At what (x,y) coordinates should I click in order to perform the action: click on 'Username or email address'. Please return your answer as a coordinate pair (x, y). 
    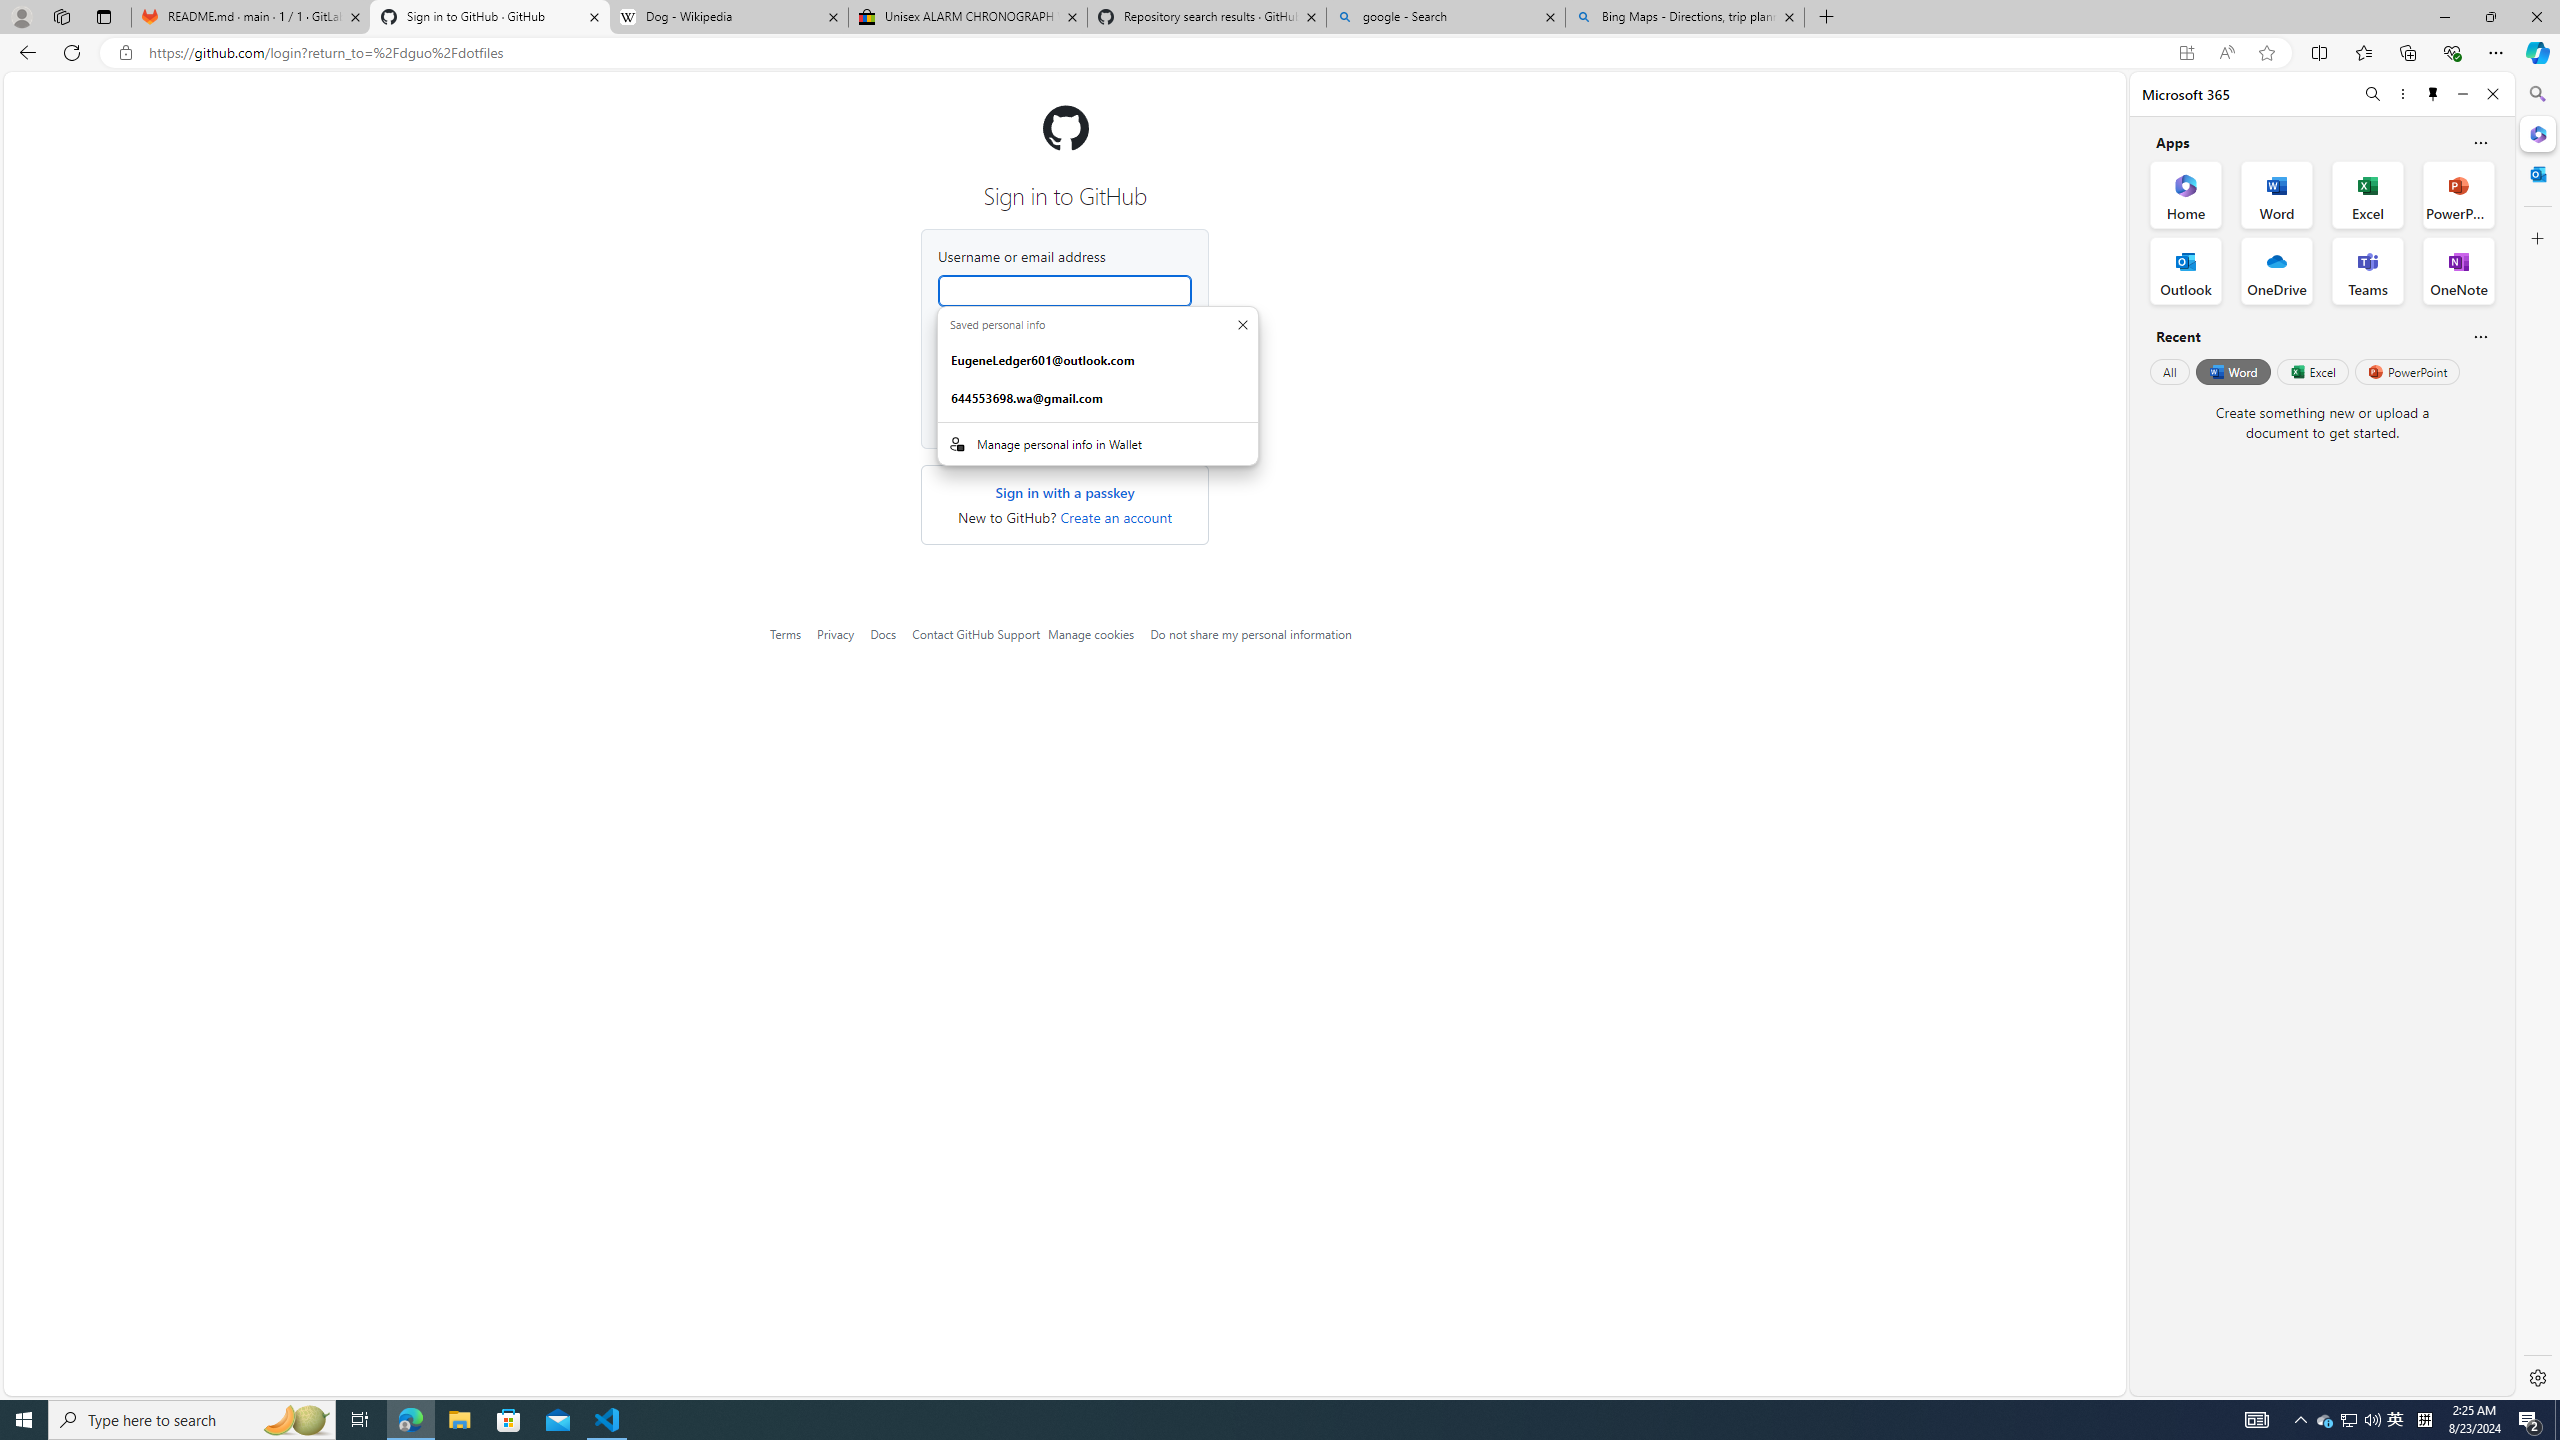
    Looking at the image, I should click on (1063, 290).